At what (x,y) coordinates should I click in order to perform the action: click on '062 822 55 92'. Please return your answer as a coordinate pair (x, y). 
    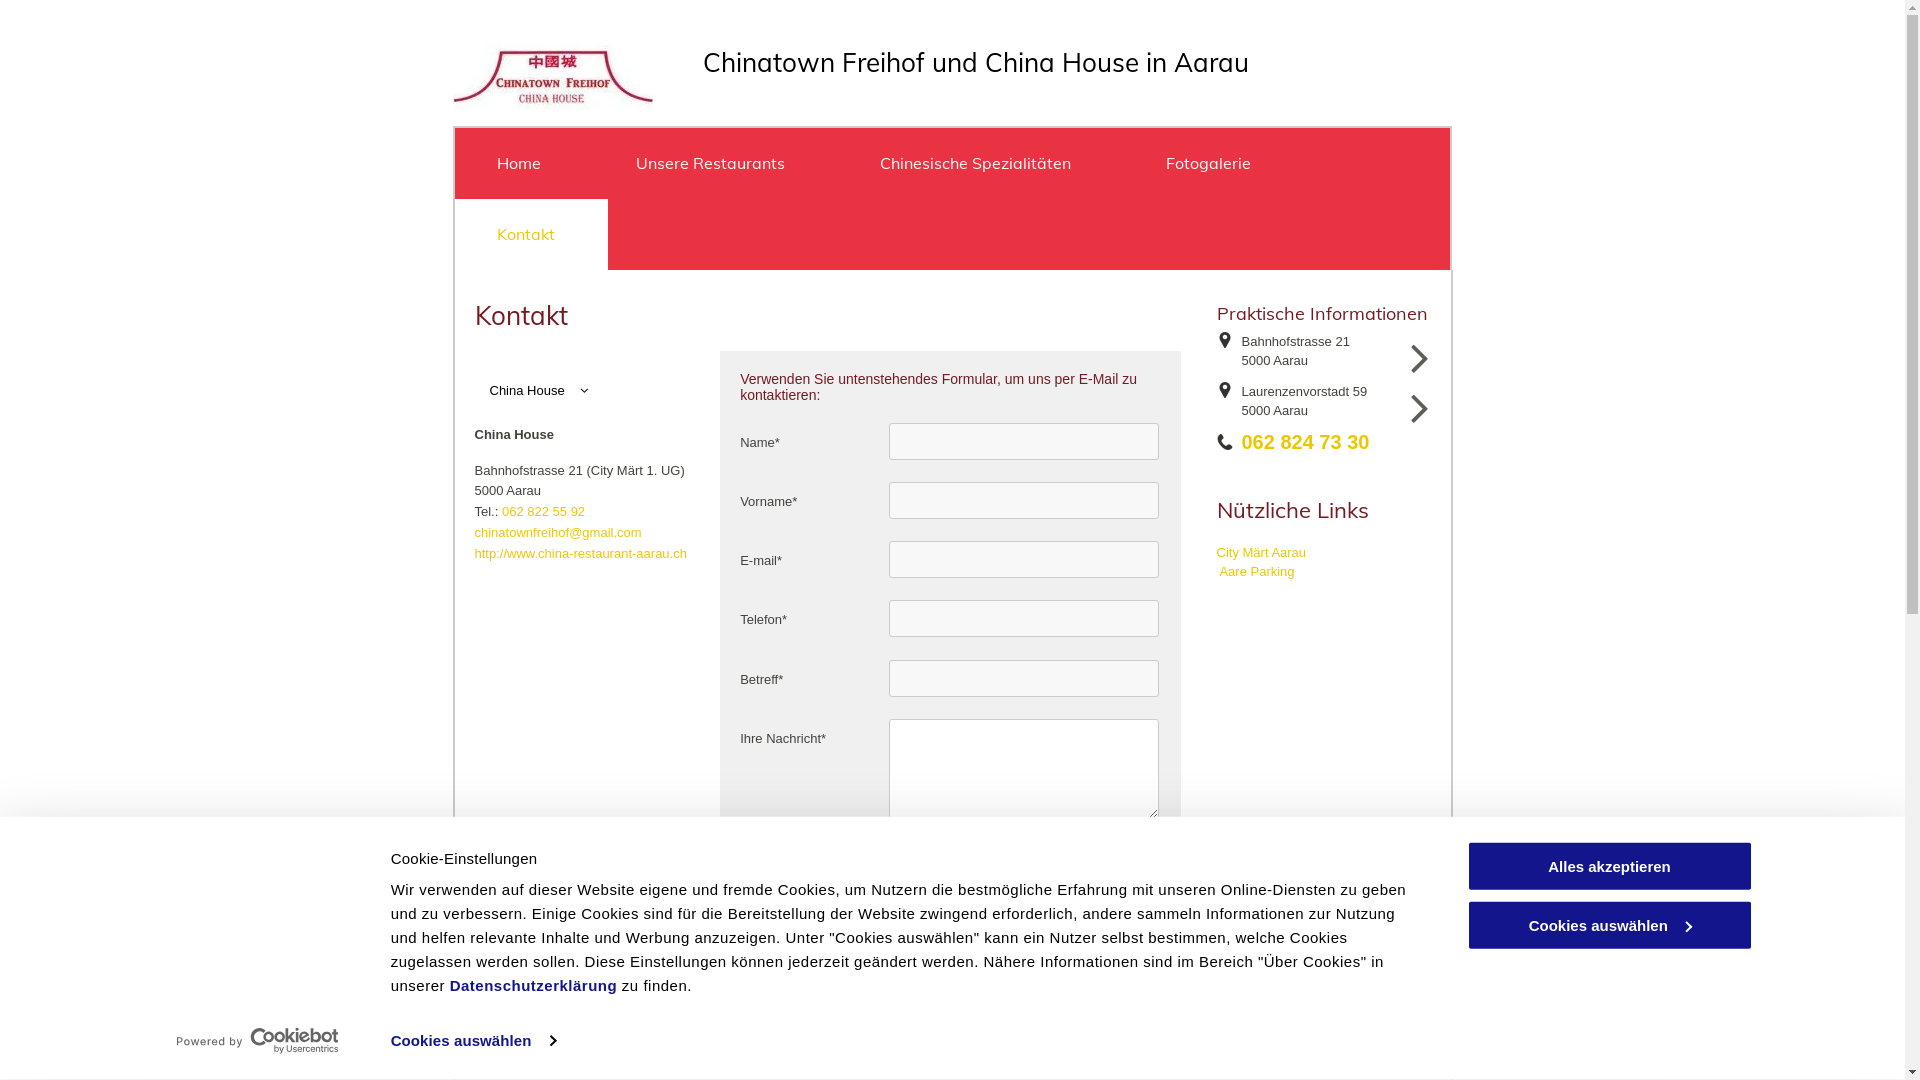
    Looking at the image, I should click on (543, 510).